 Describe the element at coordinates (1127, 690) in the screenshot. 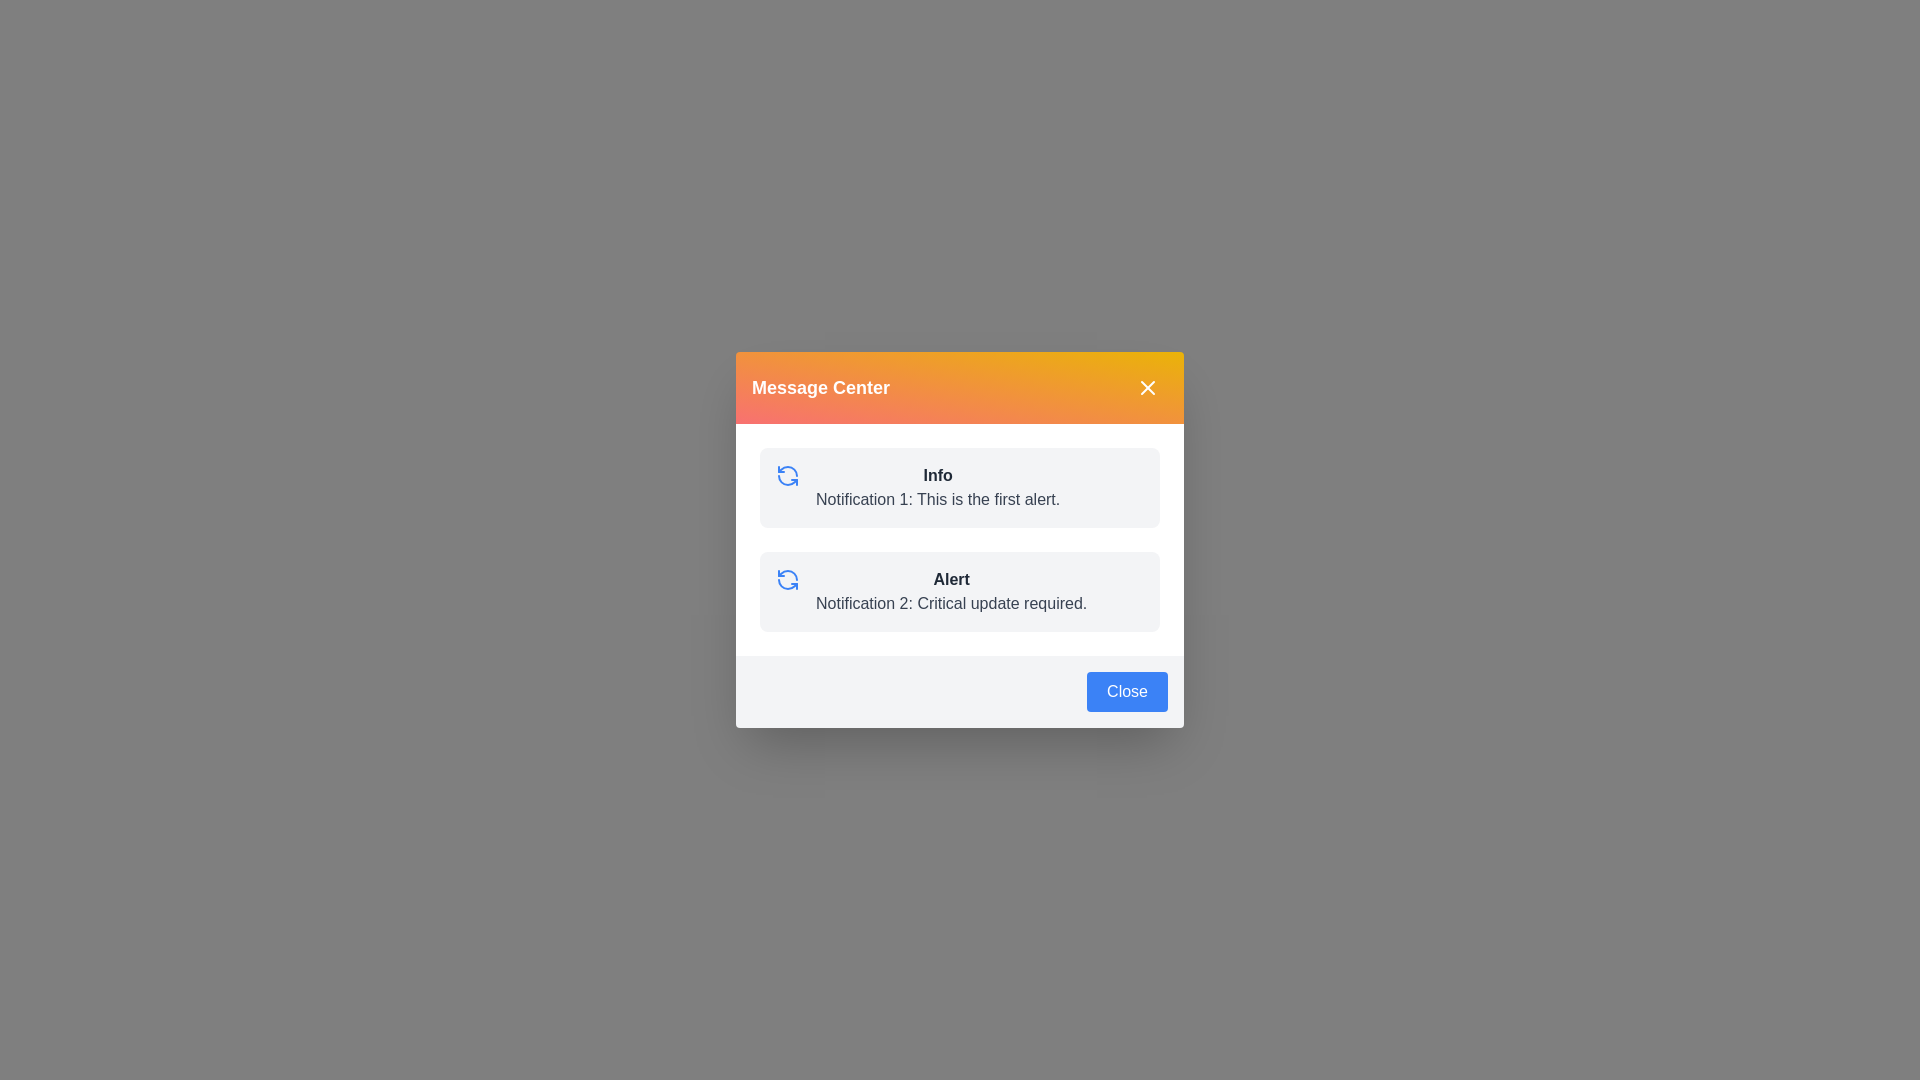

I see `the 'Close' button to close the dialog` at that location.